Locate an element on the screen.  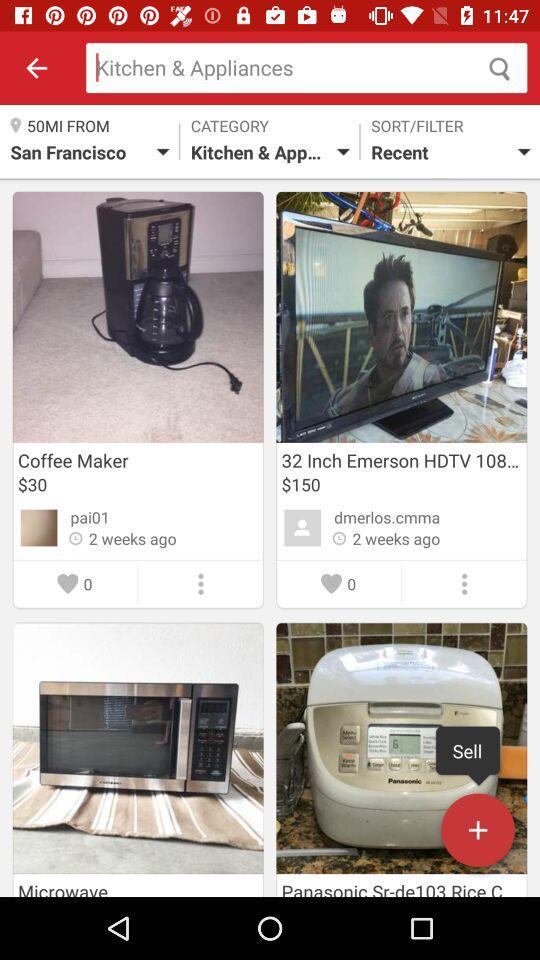
the pai01 icon is located at coordinates (89, 516).